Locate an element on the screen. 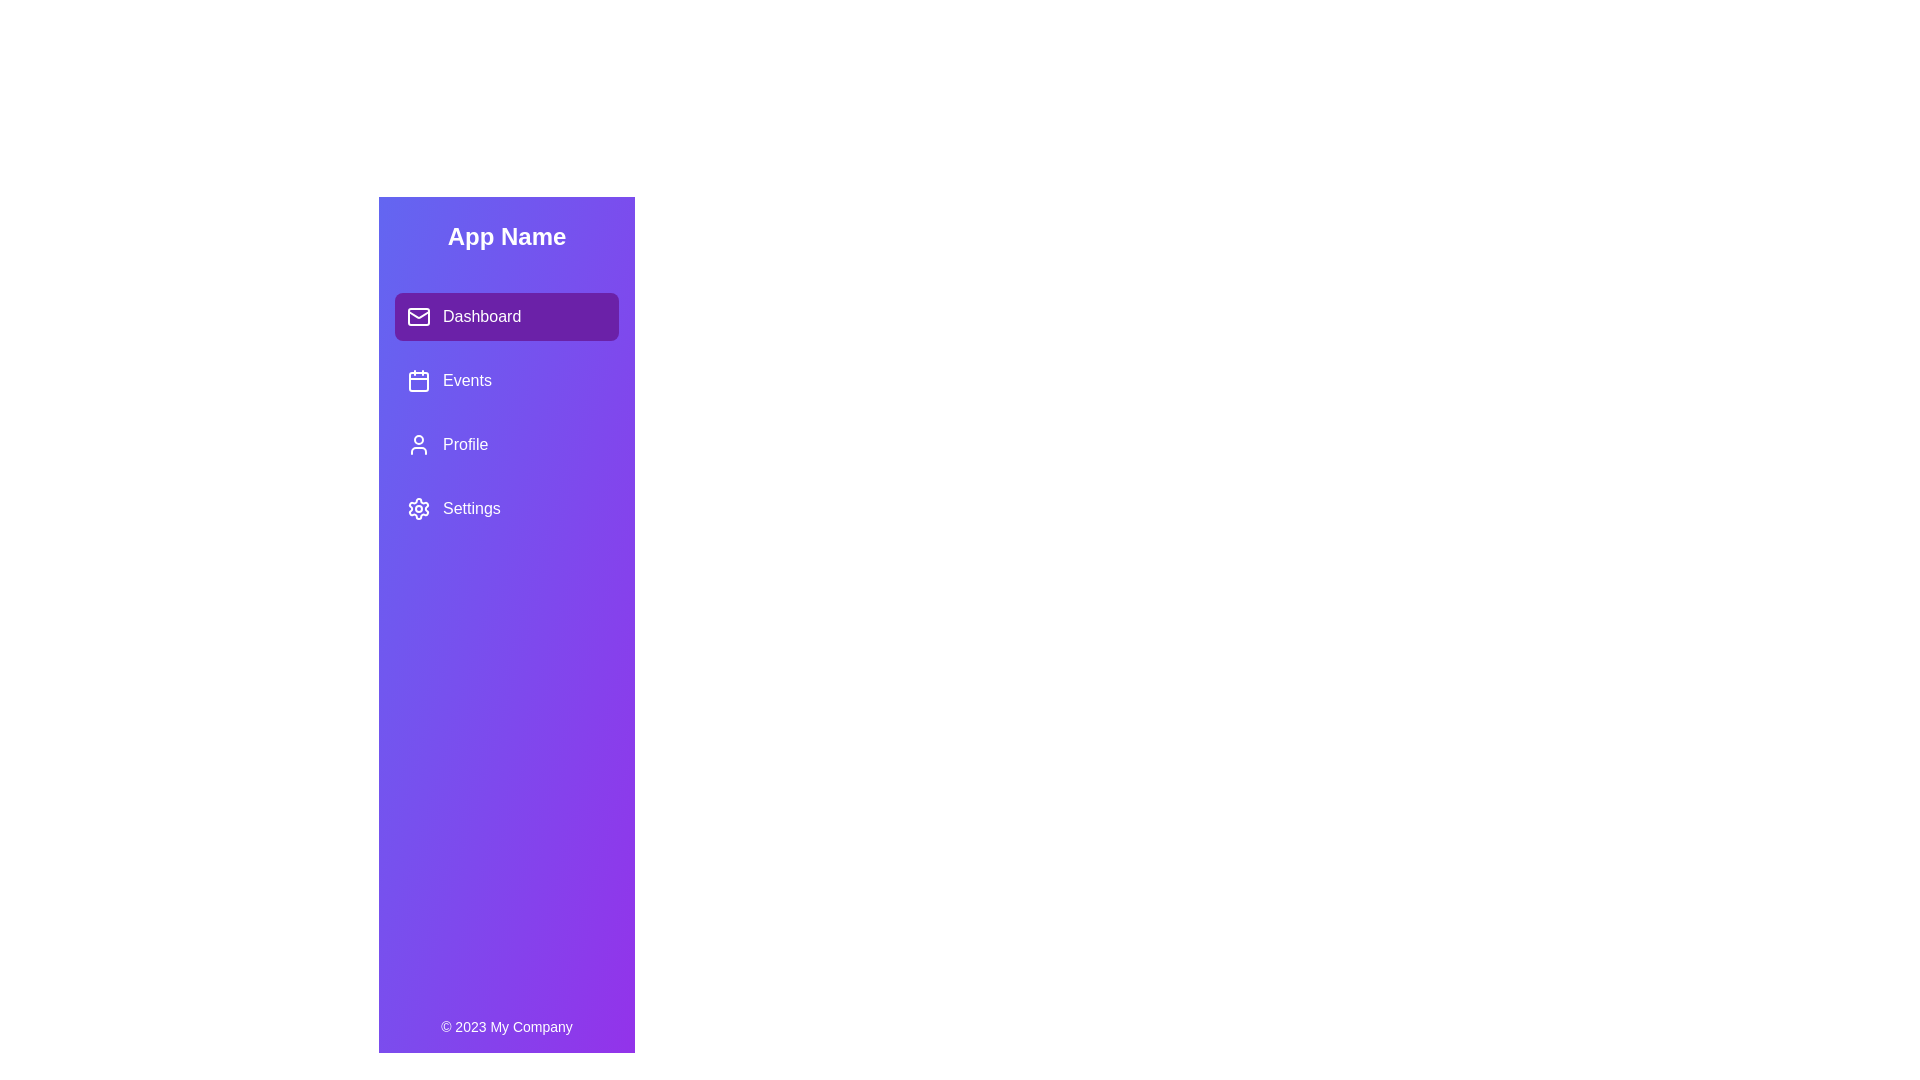 This screenshot has height=1080, width=1920. the header text 'App Name' in the SidebarNavigation component is located at coordinates (507, 235).